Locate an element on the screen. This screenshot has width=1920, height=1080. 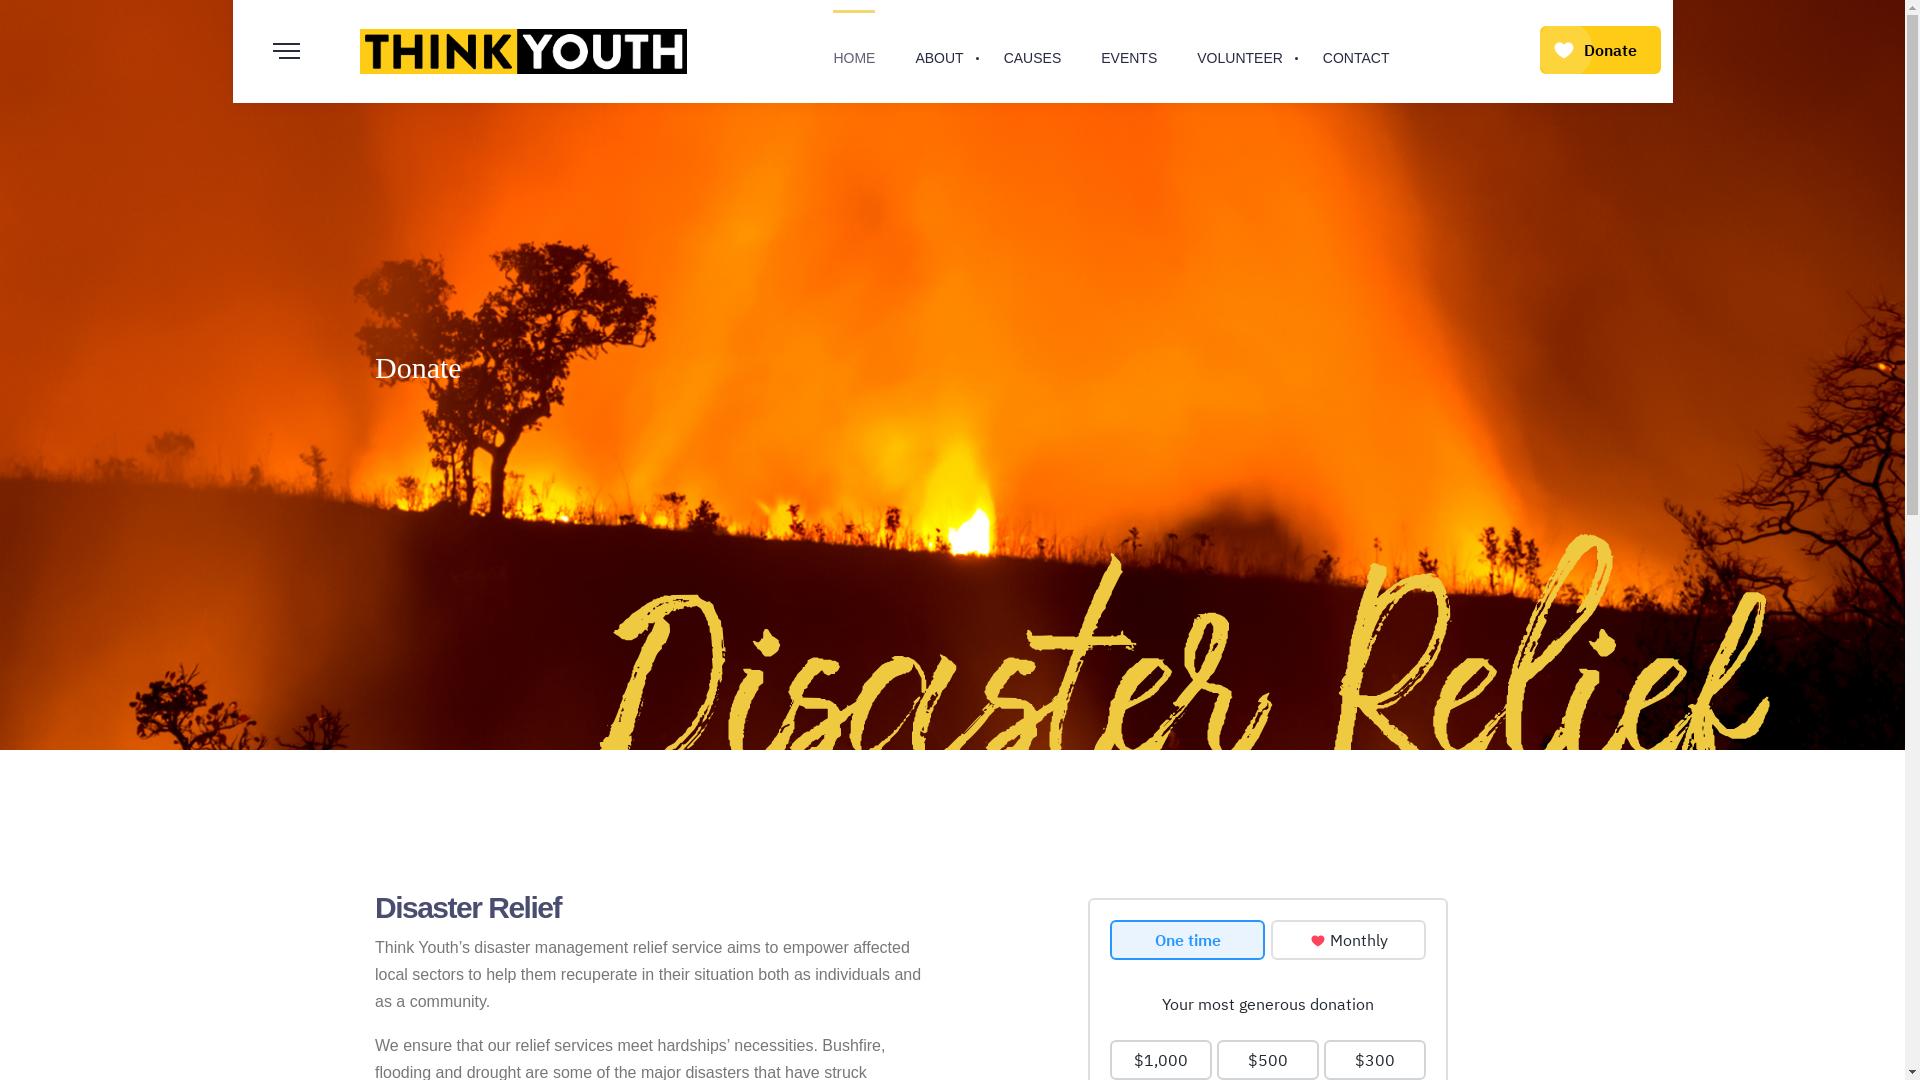
'Donate Button' is located at coordinates (1600, 49).